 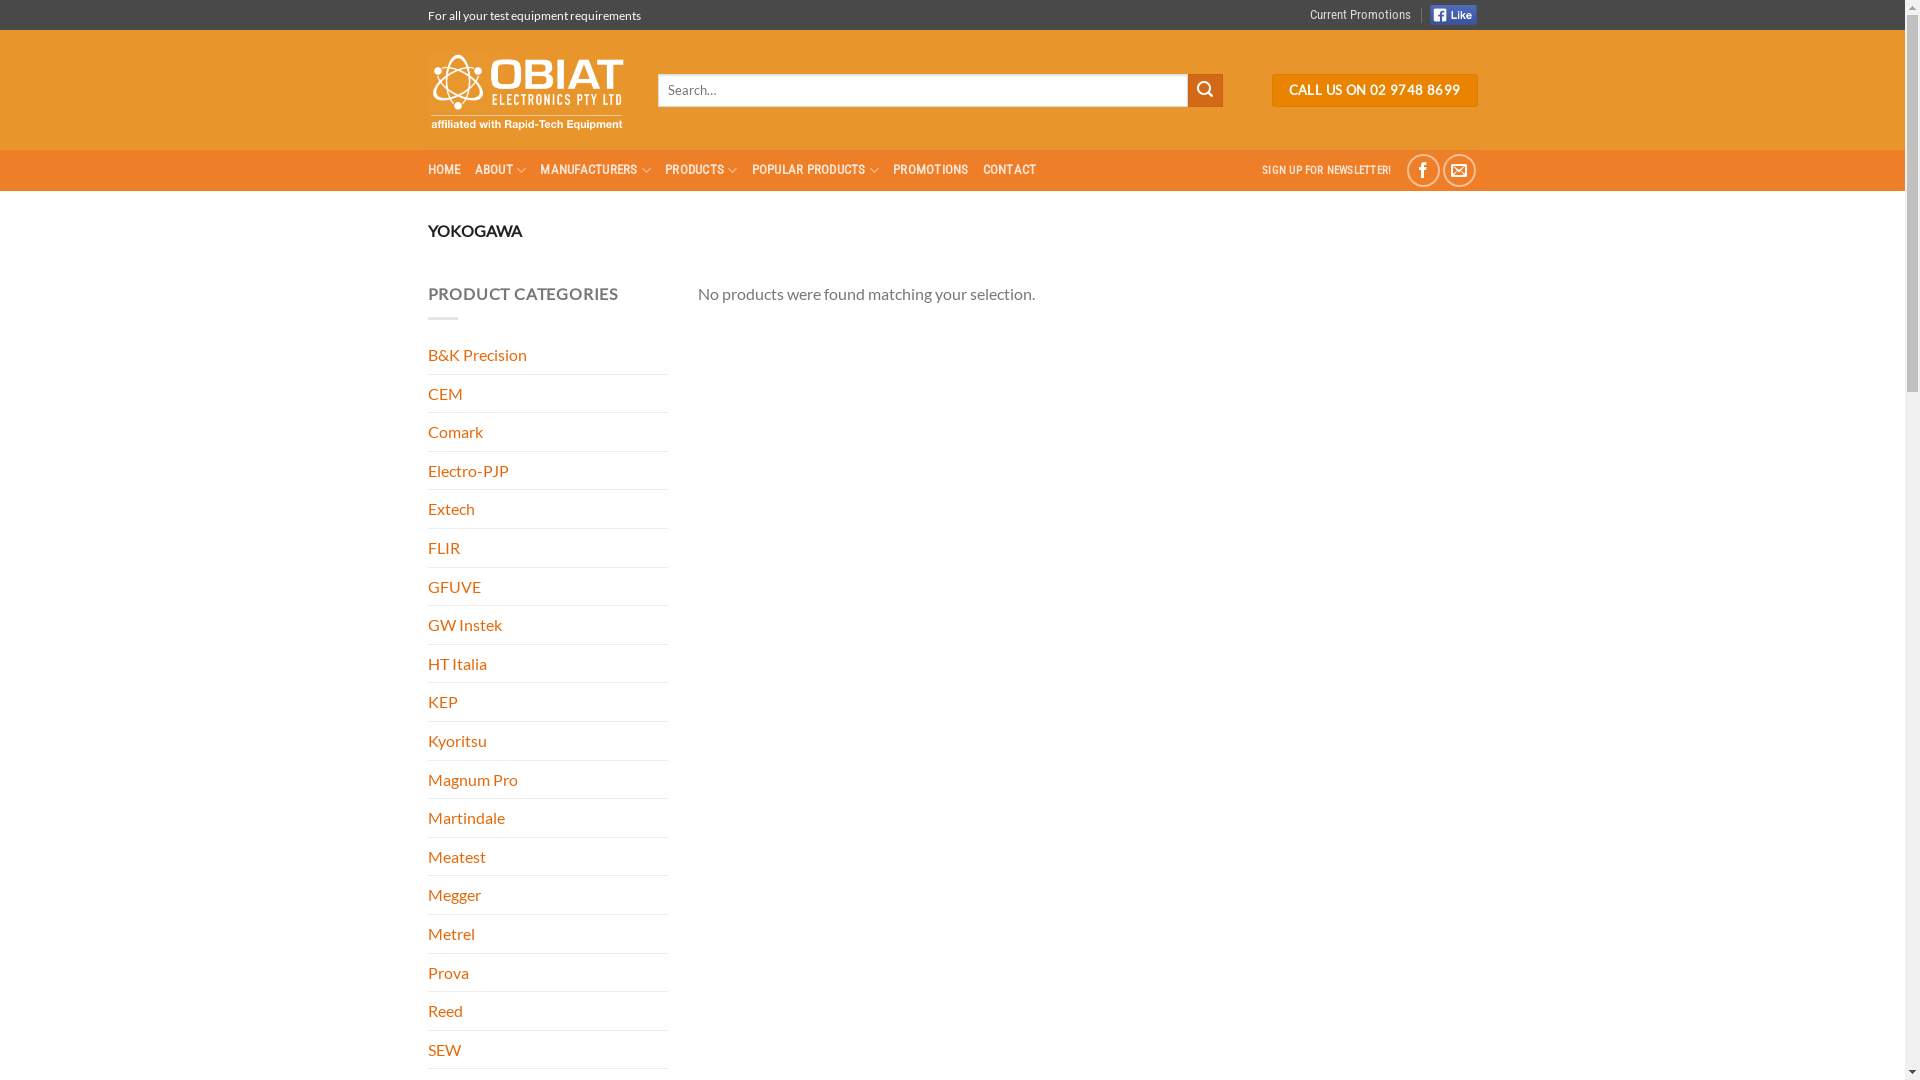 What do you see at coordinates (547, 393) in the screenshot?
I see `'CEM'` at bounding box center [547, 393].